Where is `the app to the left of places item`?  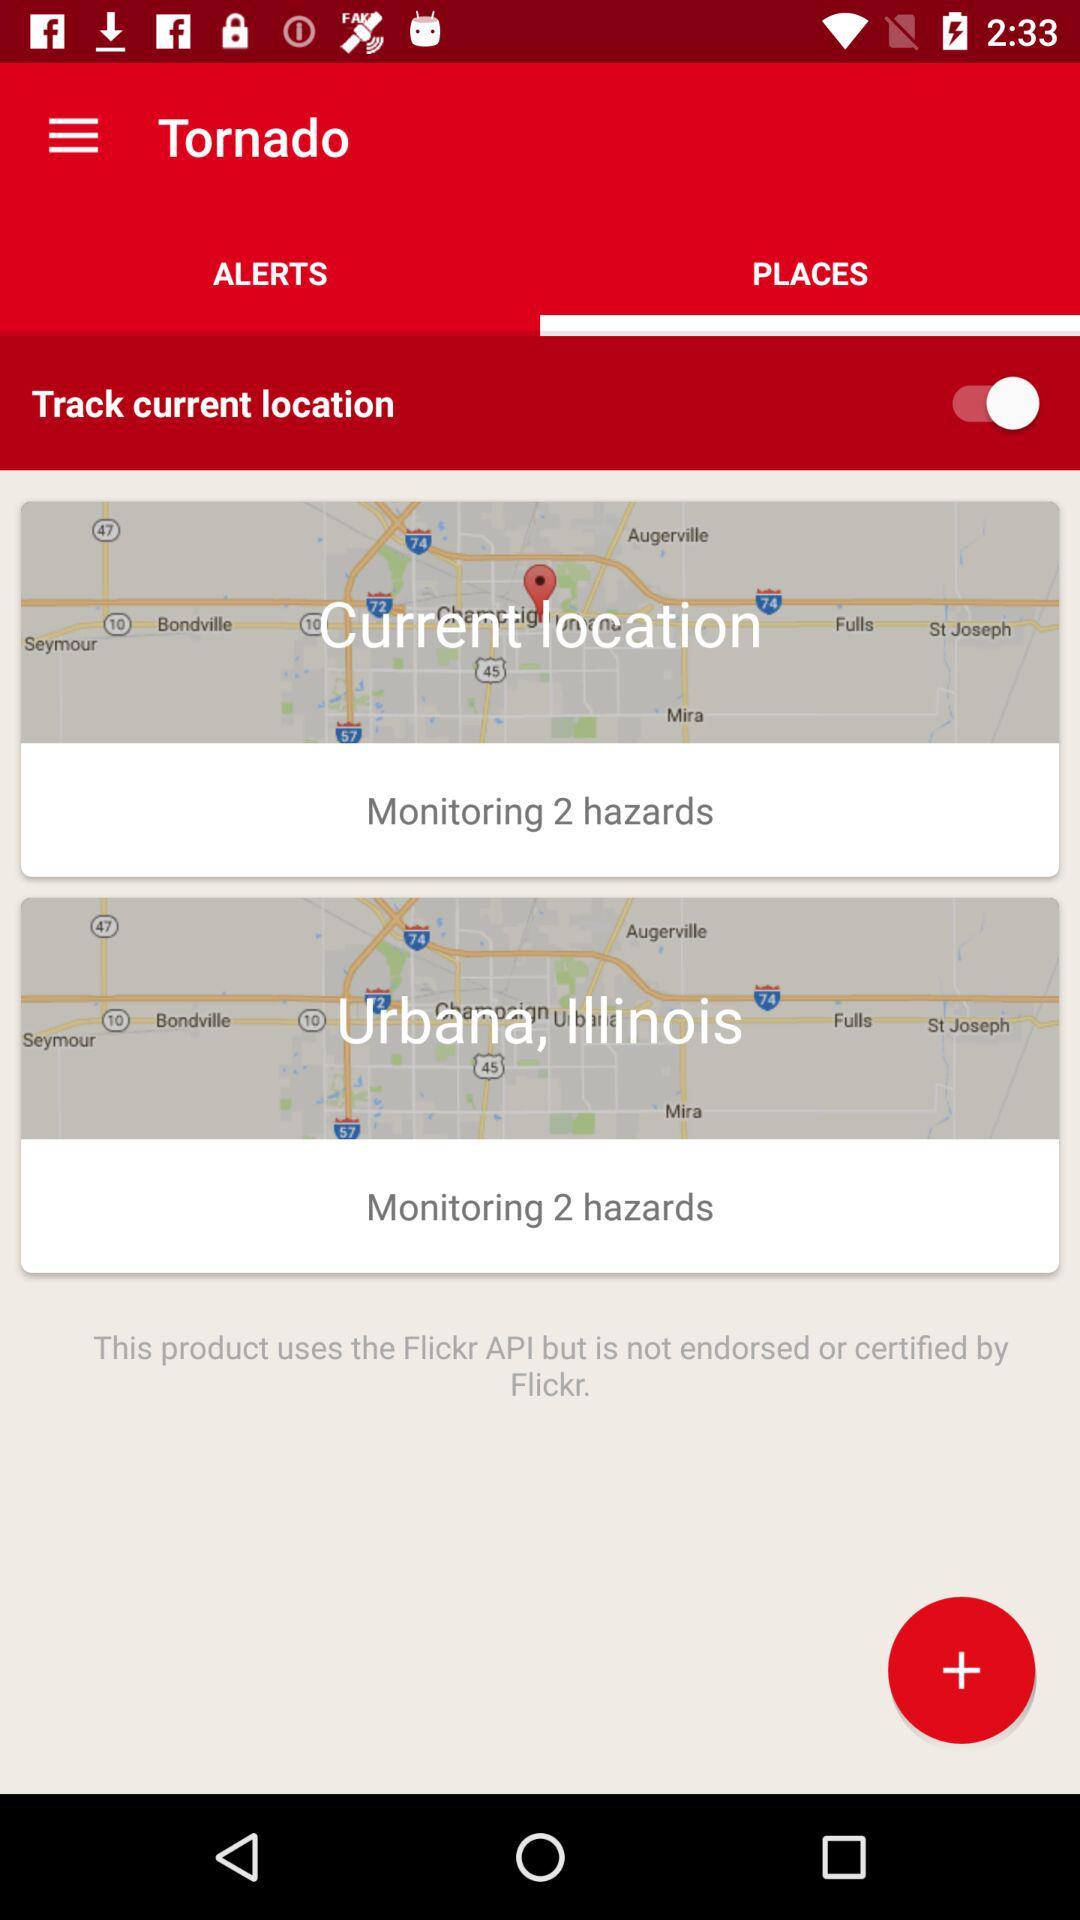 the app to the left of places item is located at coordinates (270, 272).